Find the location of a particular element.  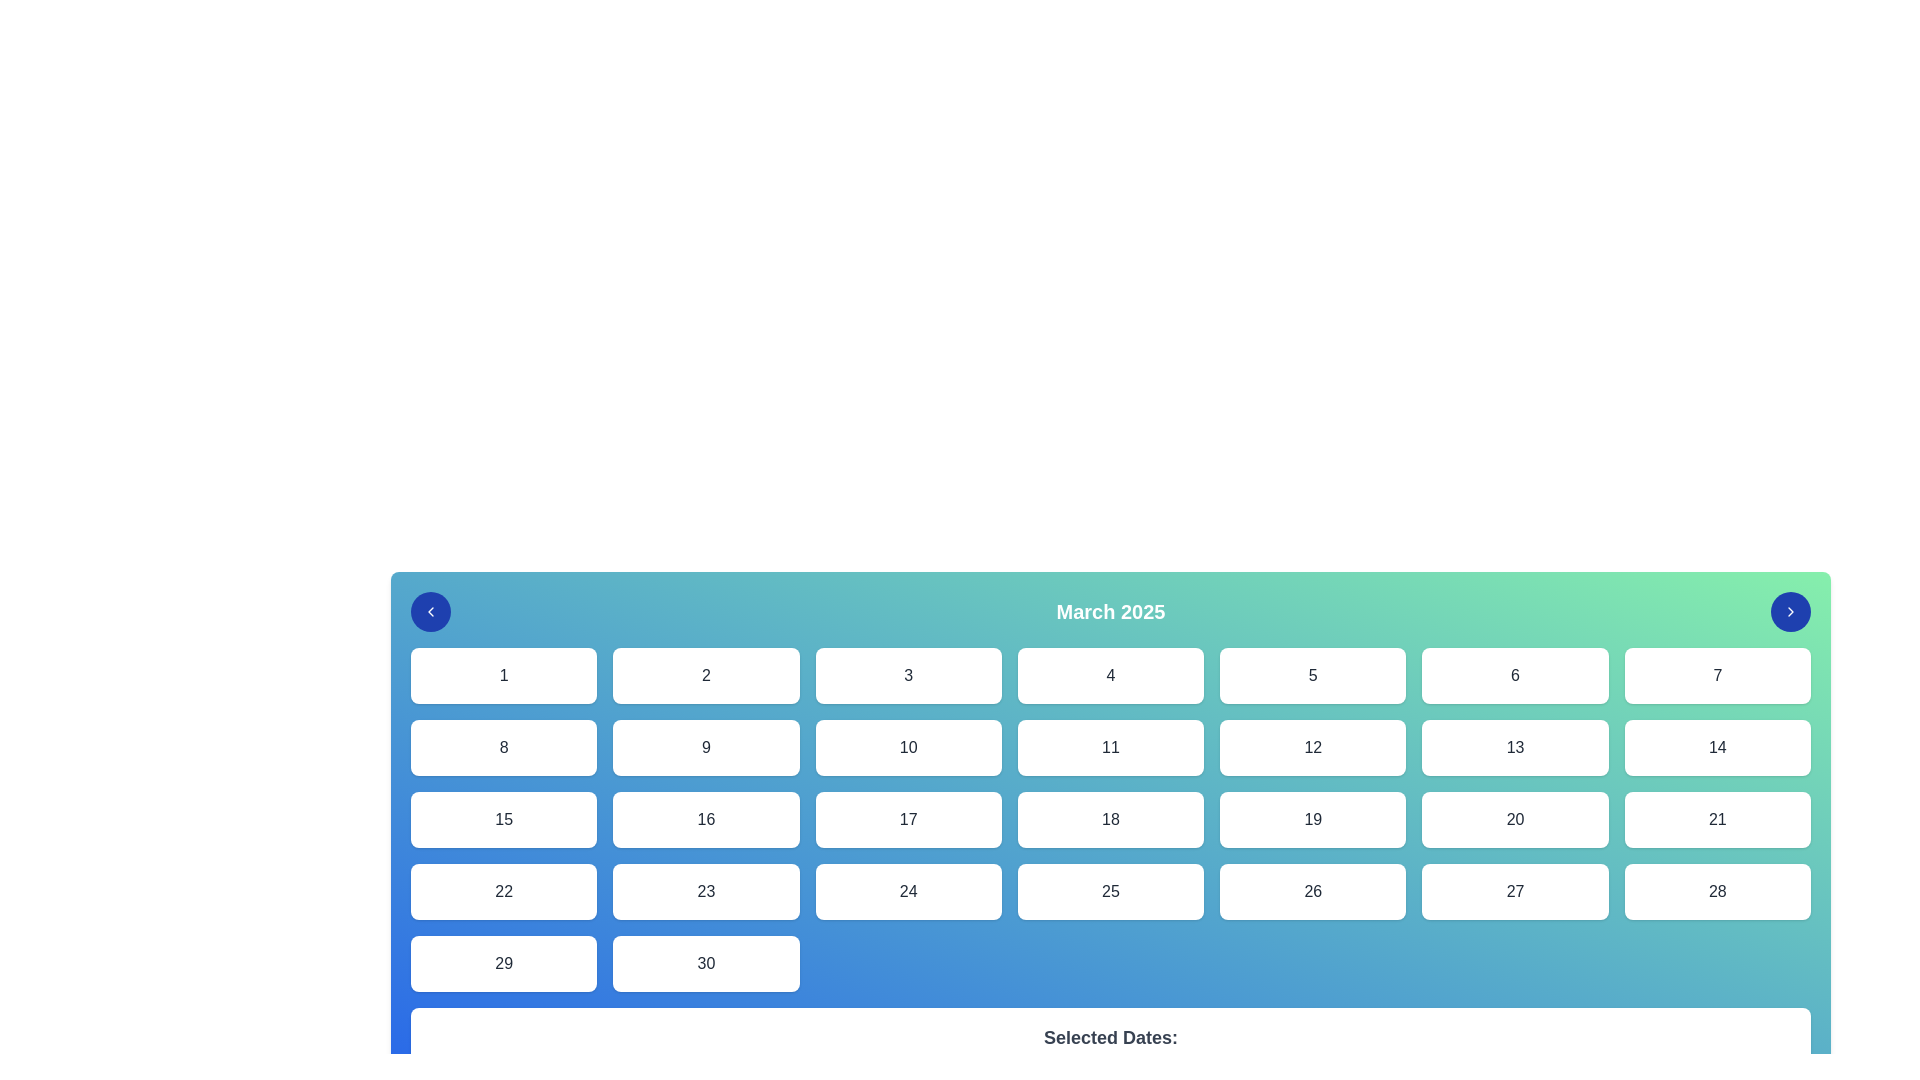

the button representing the selectable date (the eleventh day) in the month-view calendar, located in the second row and fourth column of the grid layout is located at coordinates (1109, 748).